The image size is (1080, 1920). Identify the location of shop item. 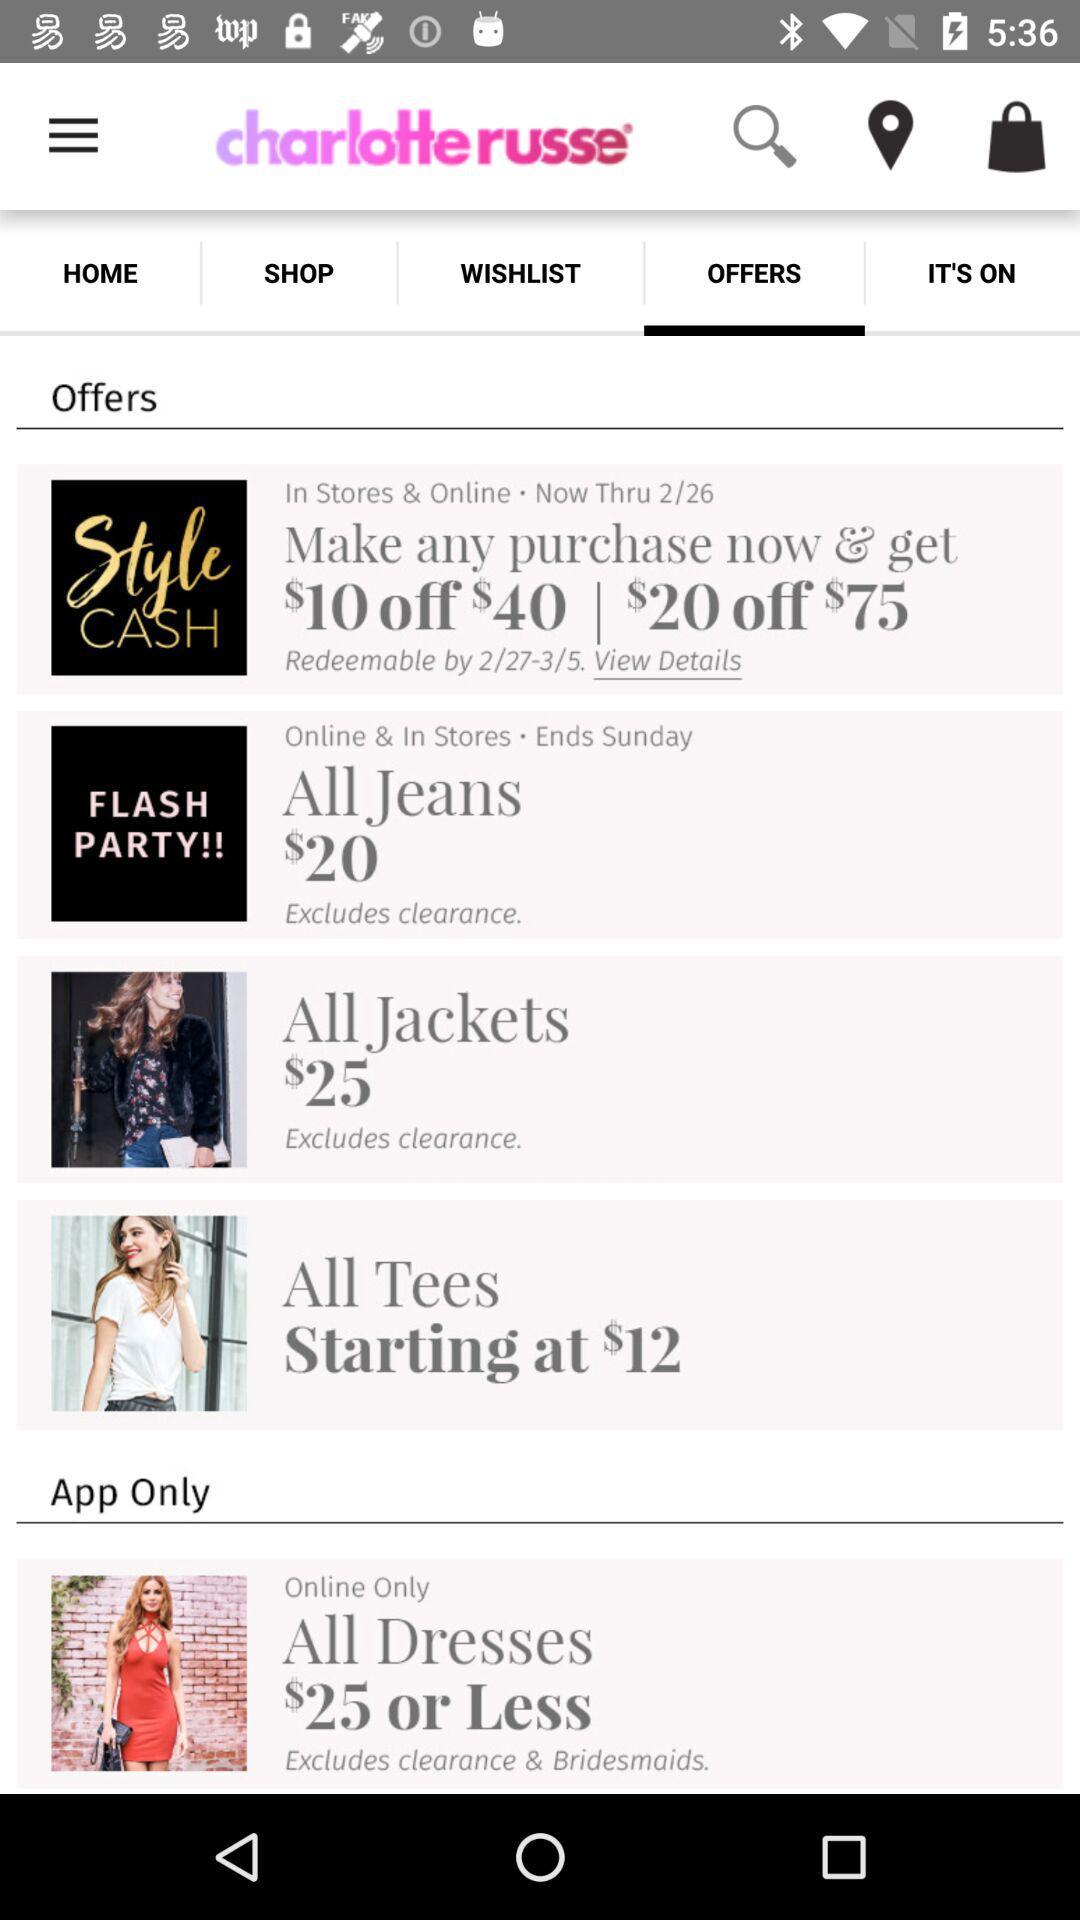
(299, 272).